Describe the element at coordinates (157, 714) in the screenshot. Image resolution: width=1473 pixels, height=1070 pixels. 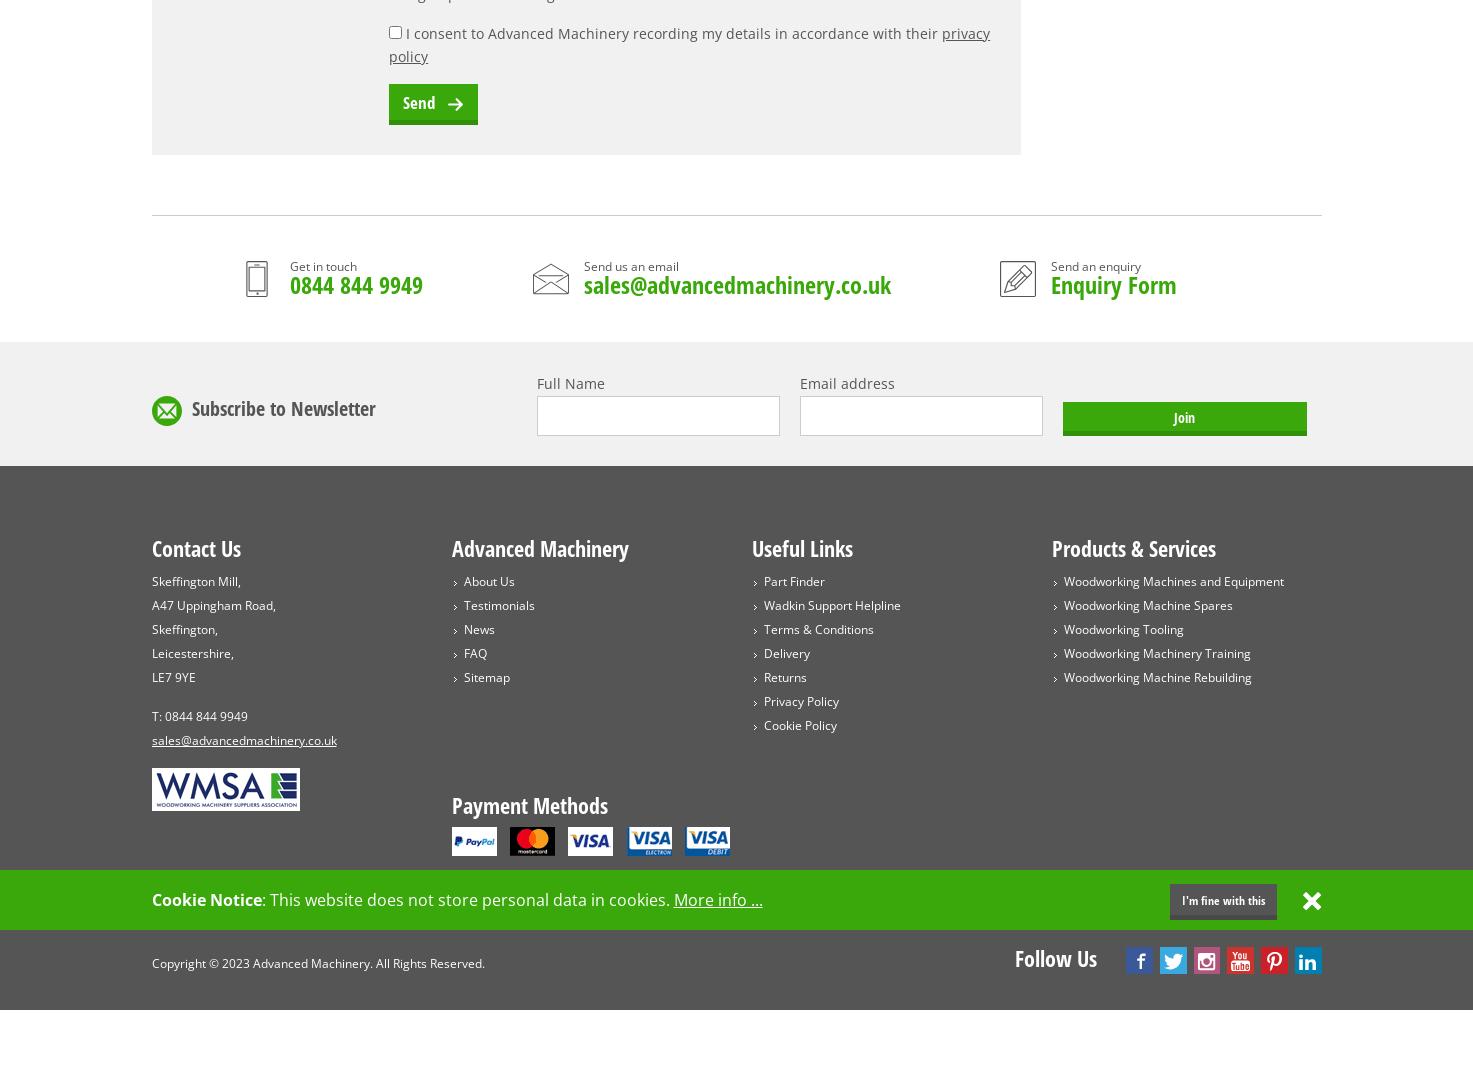
I see `'T:'` at that location.